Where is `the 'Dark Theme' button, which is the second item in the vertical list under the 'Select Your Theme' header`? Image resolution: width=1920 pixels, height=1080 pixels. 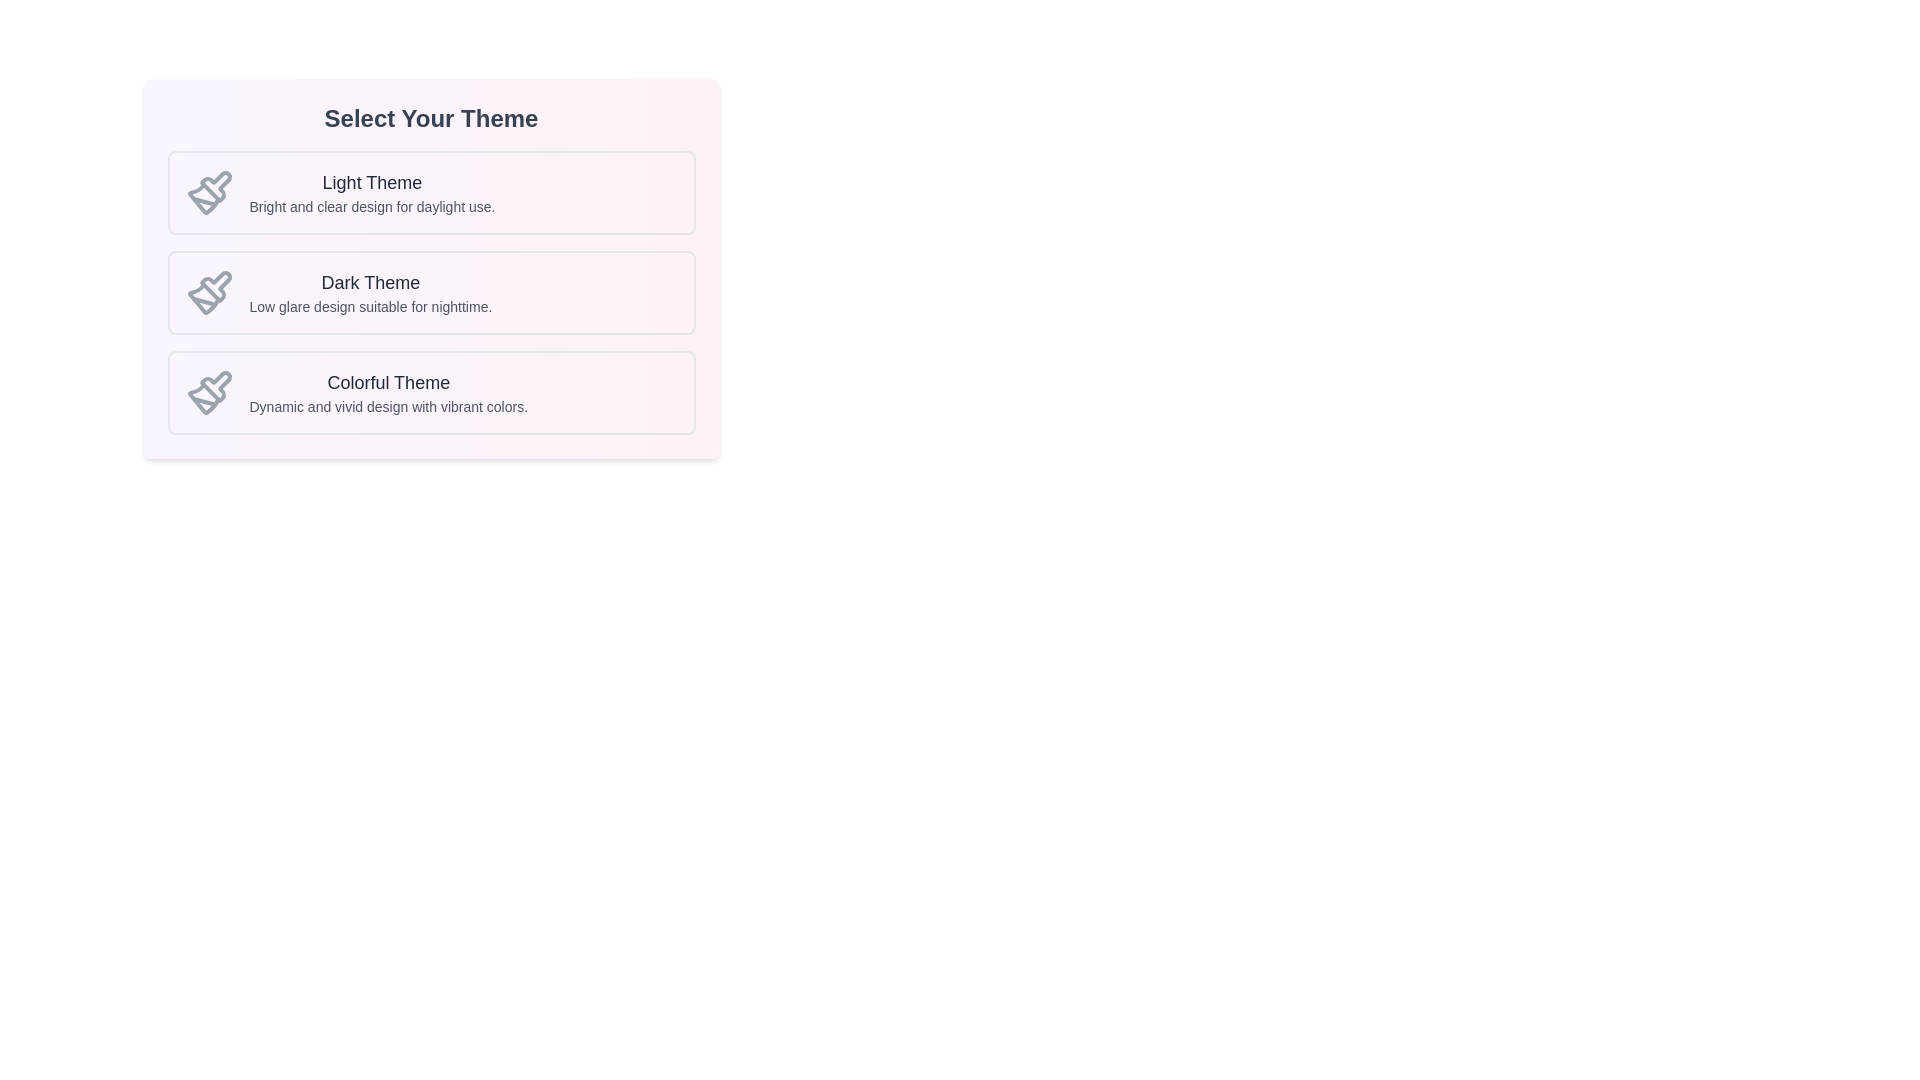 the 'Dark Theme' button, which is the second item in the vertical list under the 'Select Your Theme' header is located at coordinates (430, 293).